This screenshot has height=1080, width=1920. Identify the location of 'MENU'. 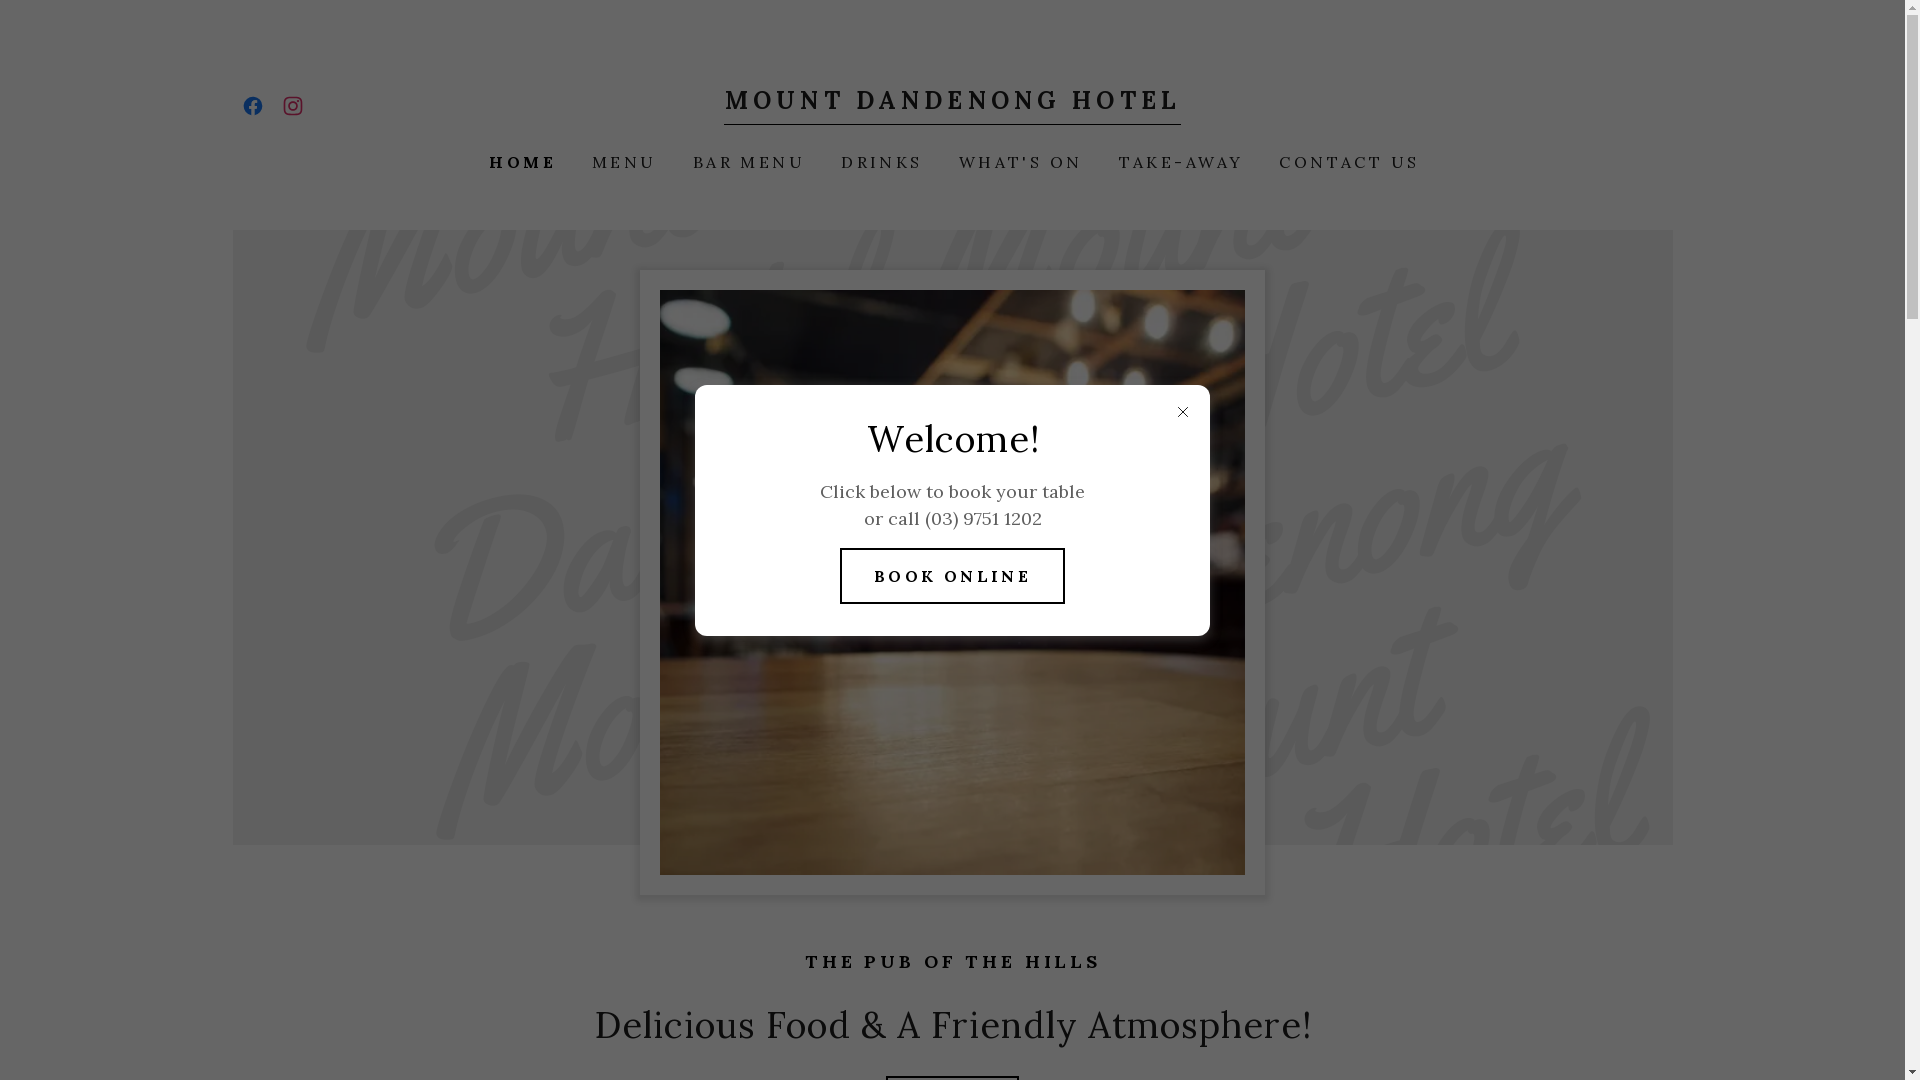
(580, 161).